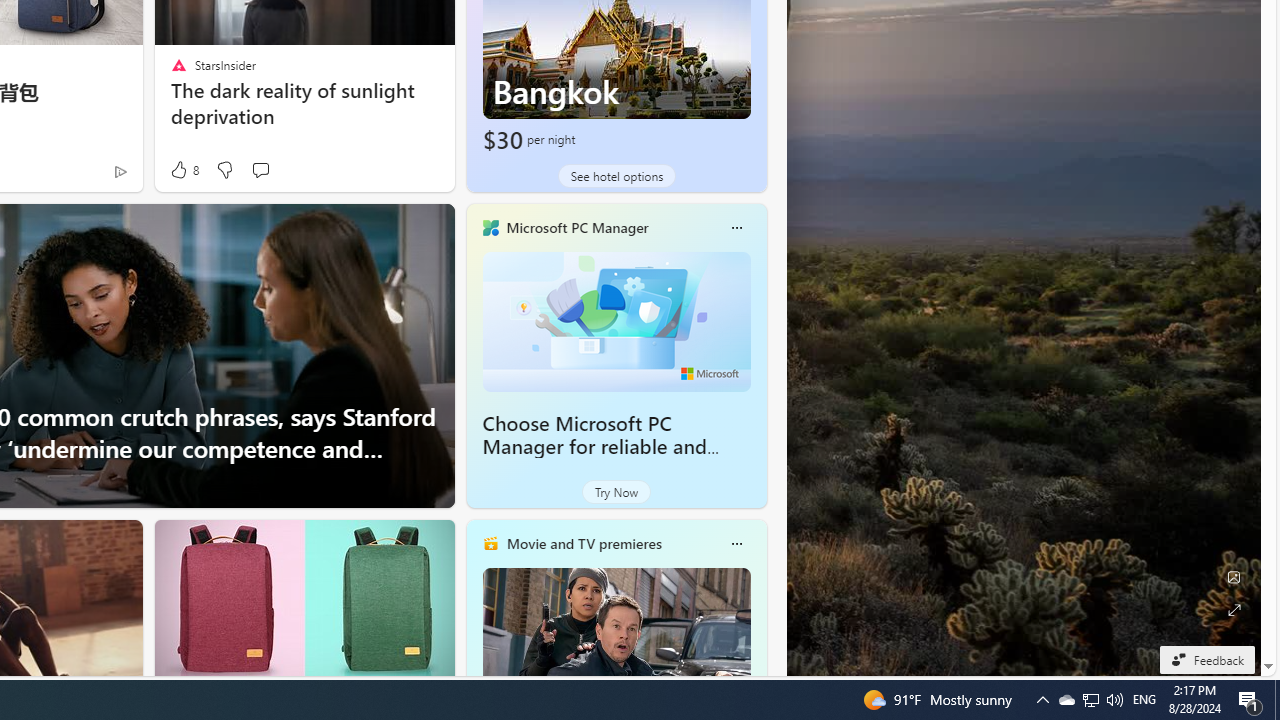  I want to click on 'Class: icon-img', so click(735, 543).